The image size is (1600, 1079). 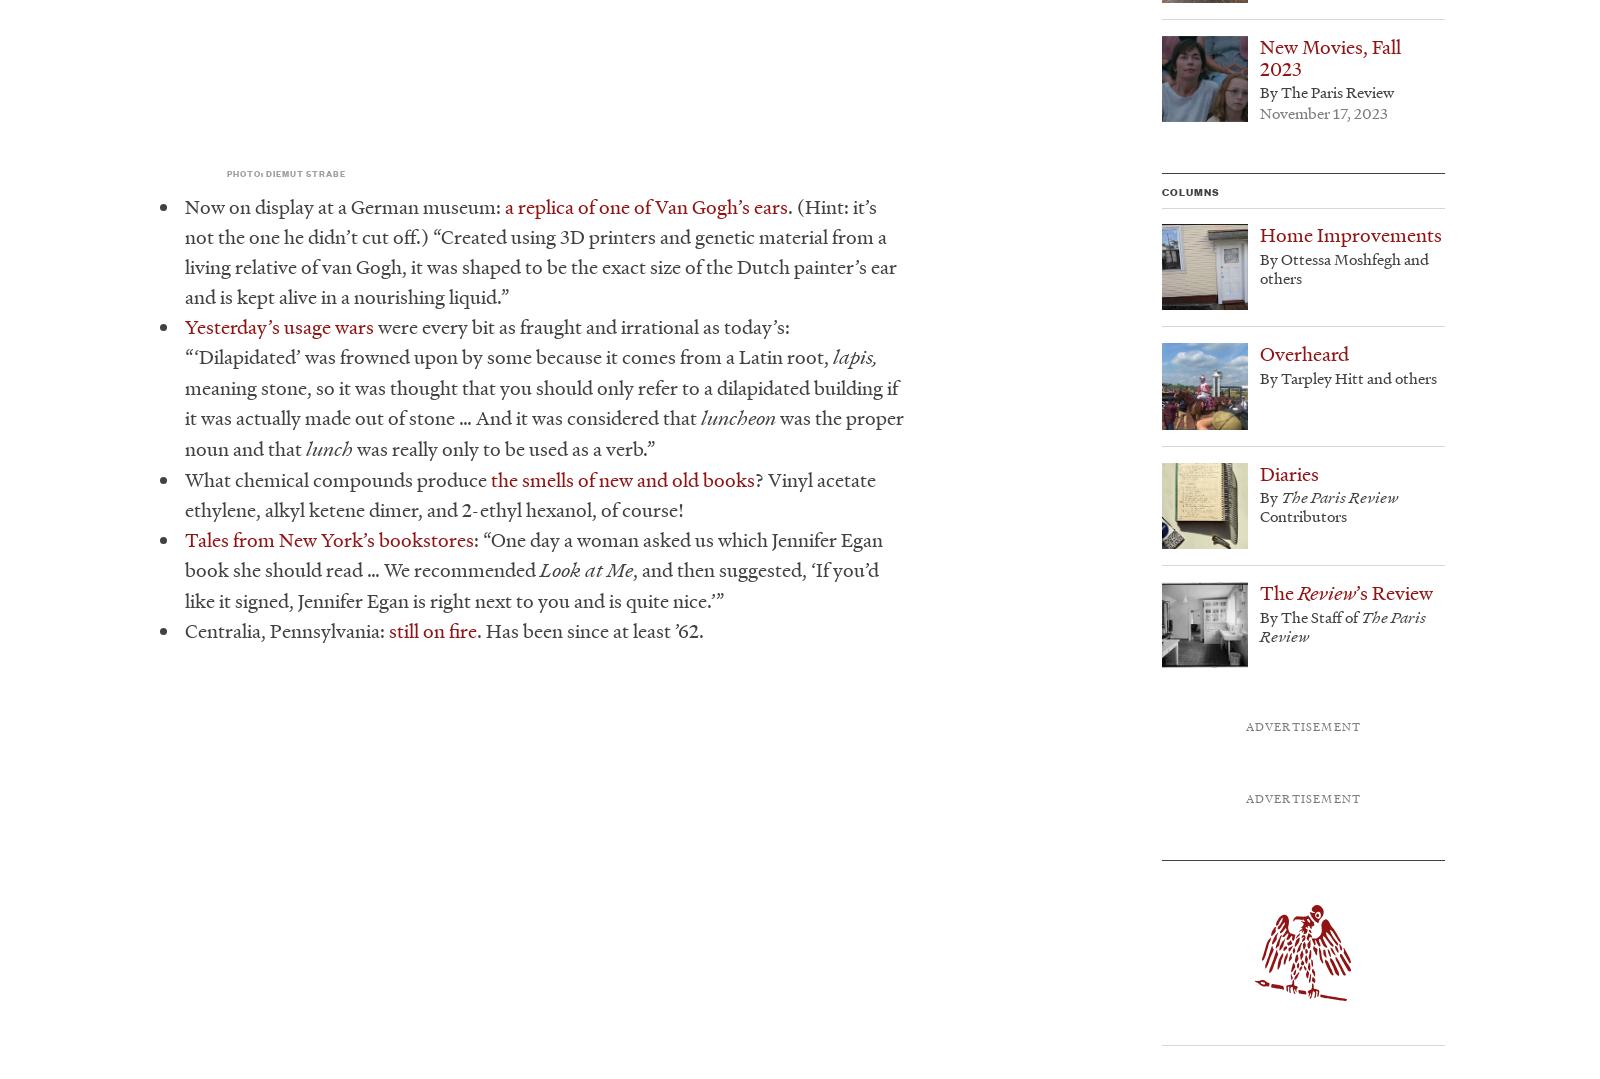 What do you see at coordinates (831, 357) in the screenshot?
I see `'lapis,'` at bounding box center [831, 357].